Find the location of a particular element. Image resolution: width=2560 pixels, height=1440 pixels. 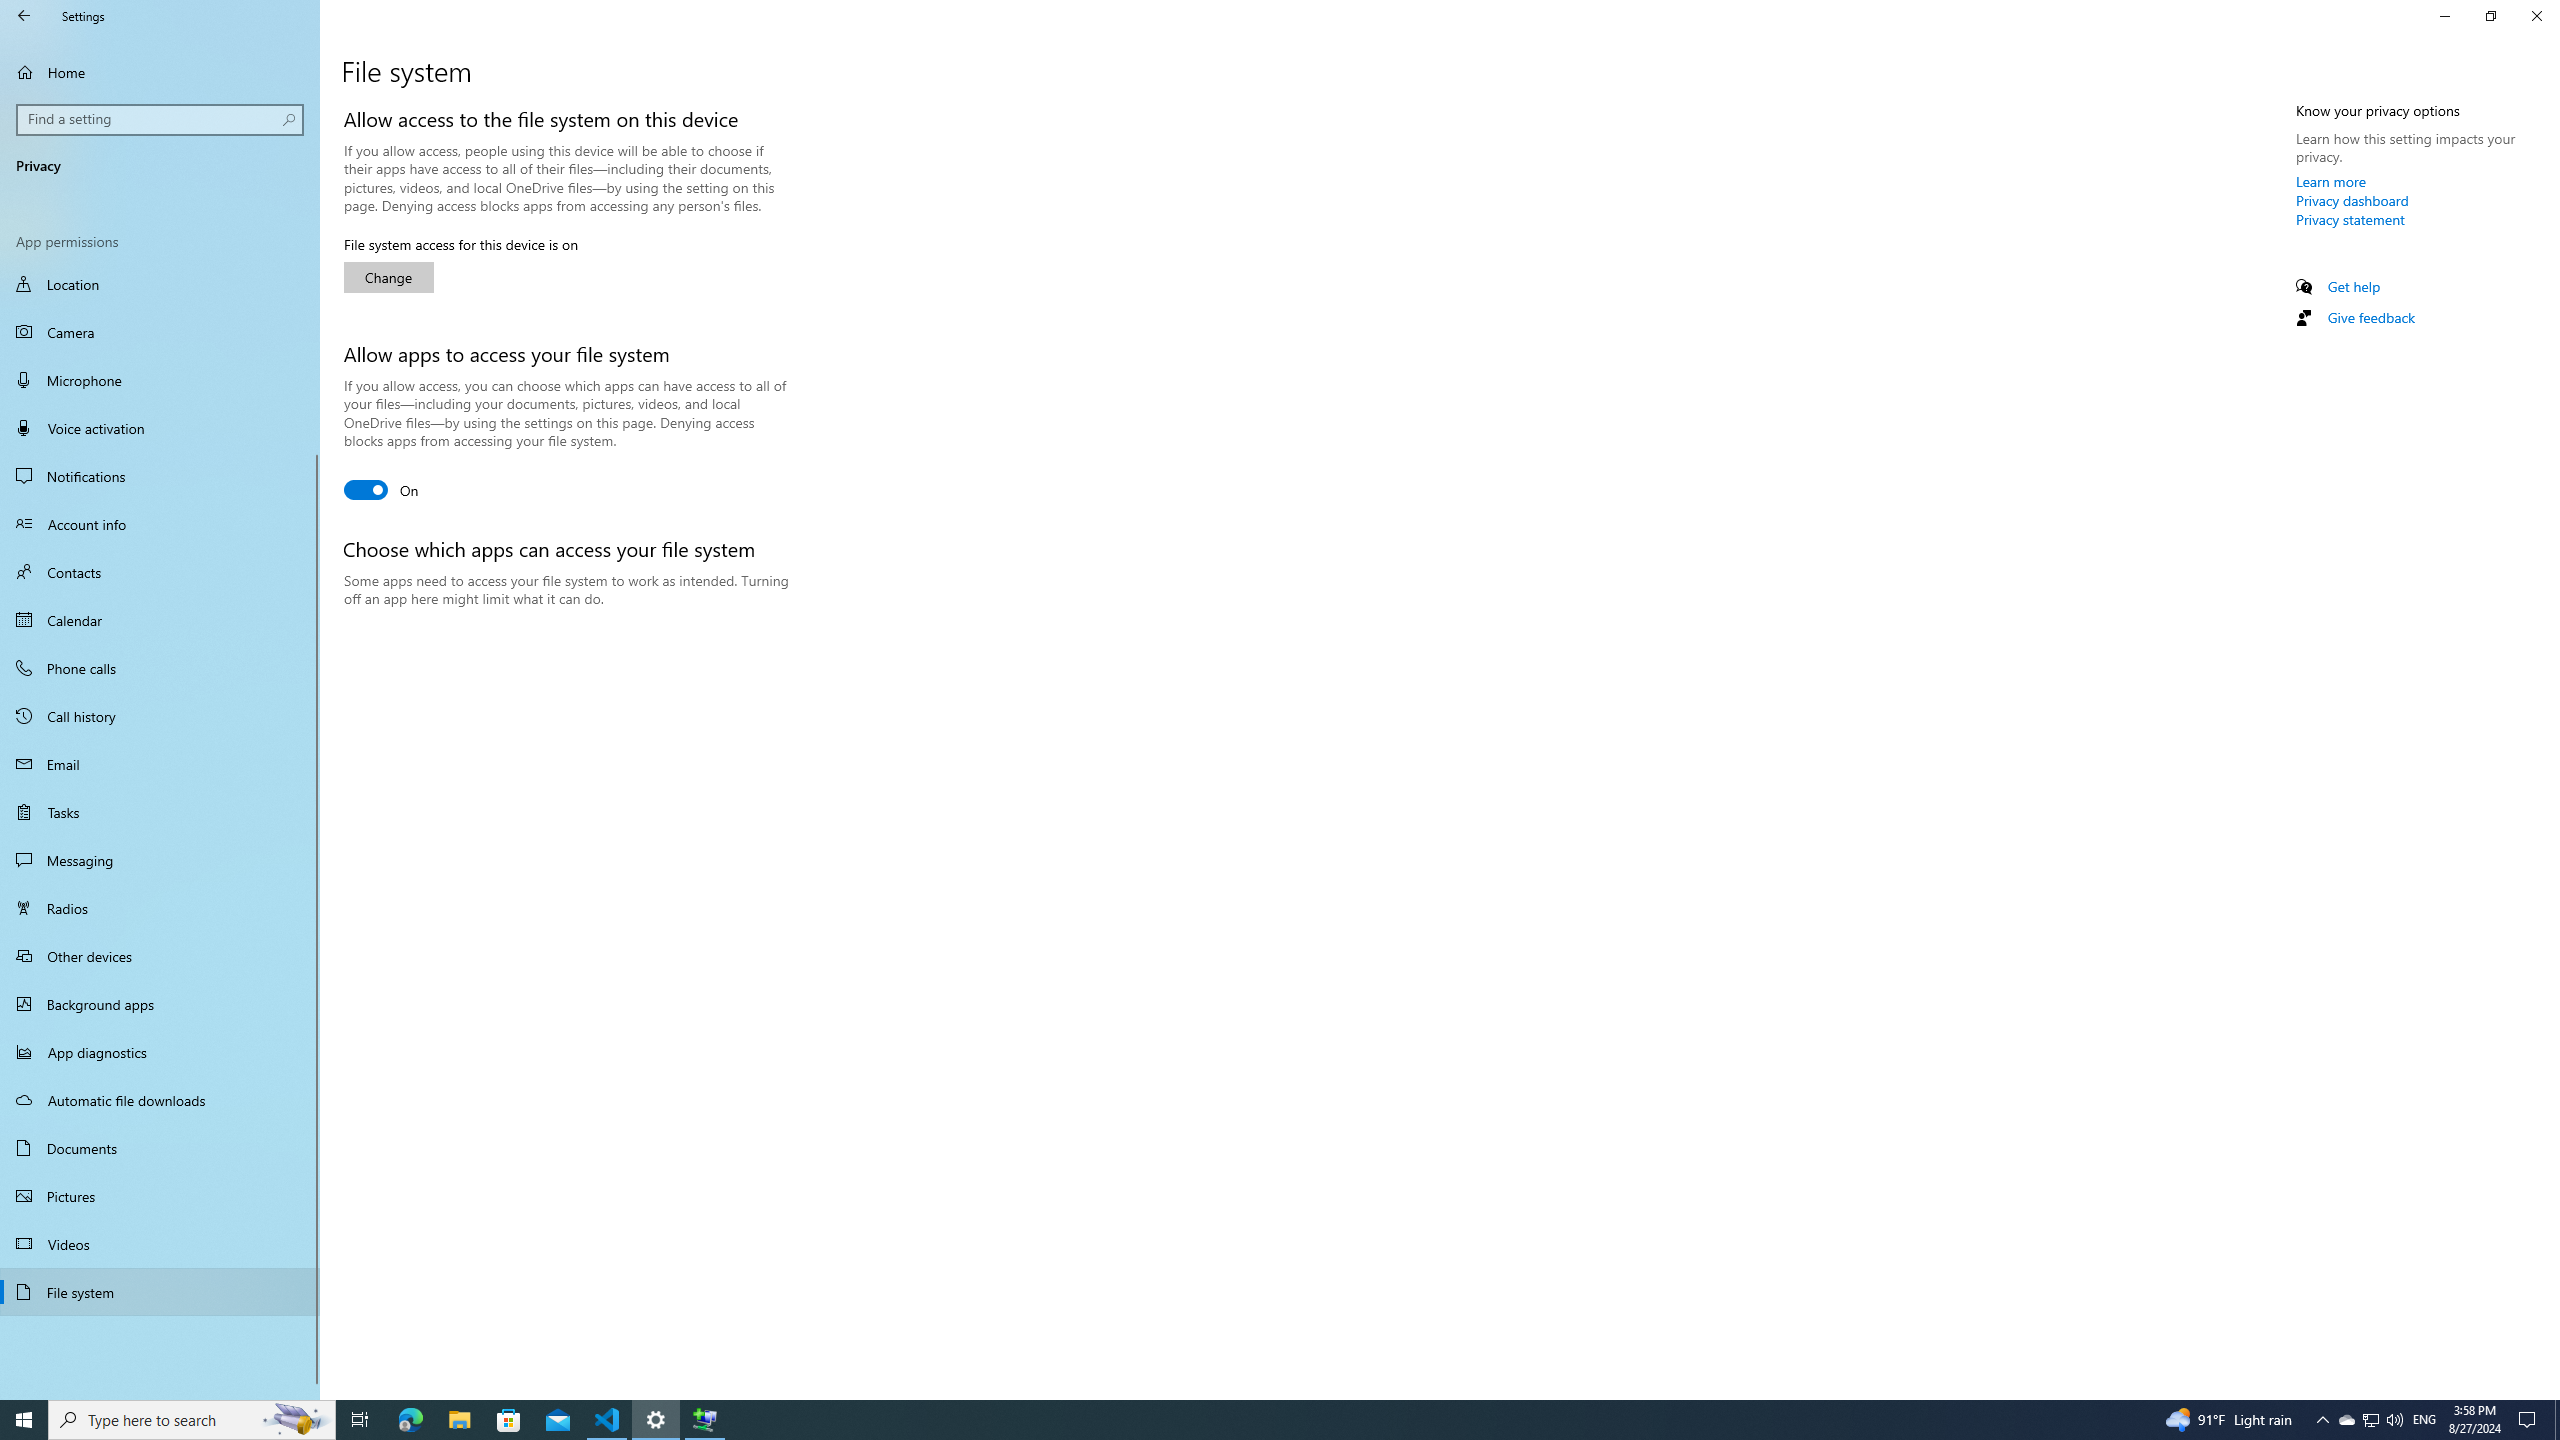

'Learn more' is located at coordinates (2331, 180).